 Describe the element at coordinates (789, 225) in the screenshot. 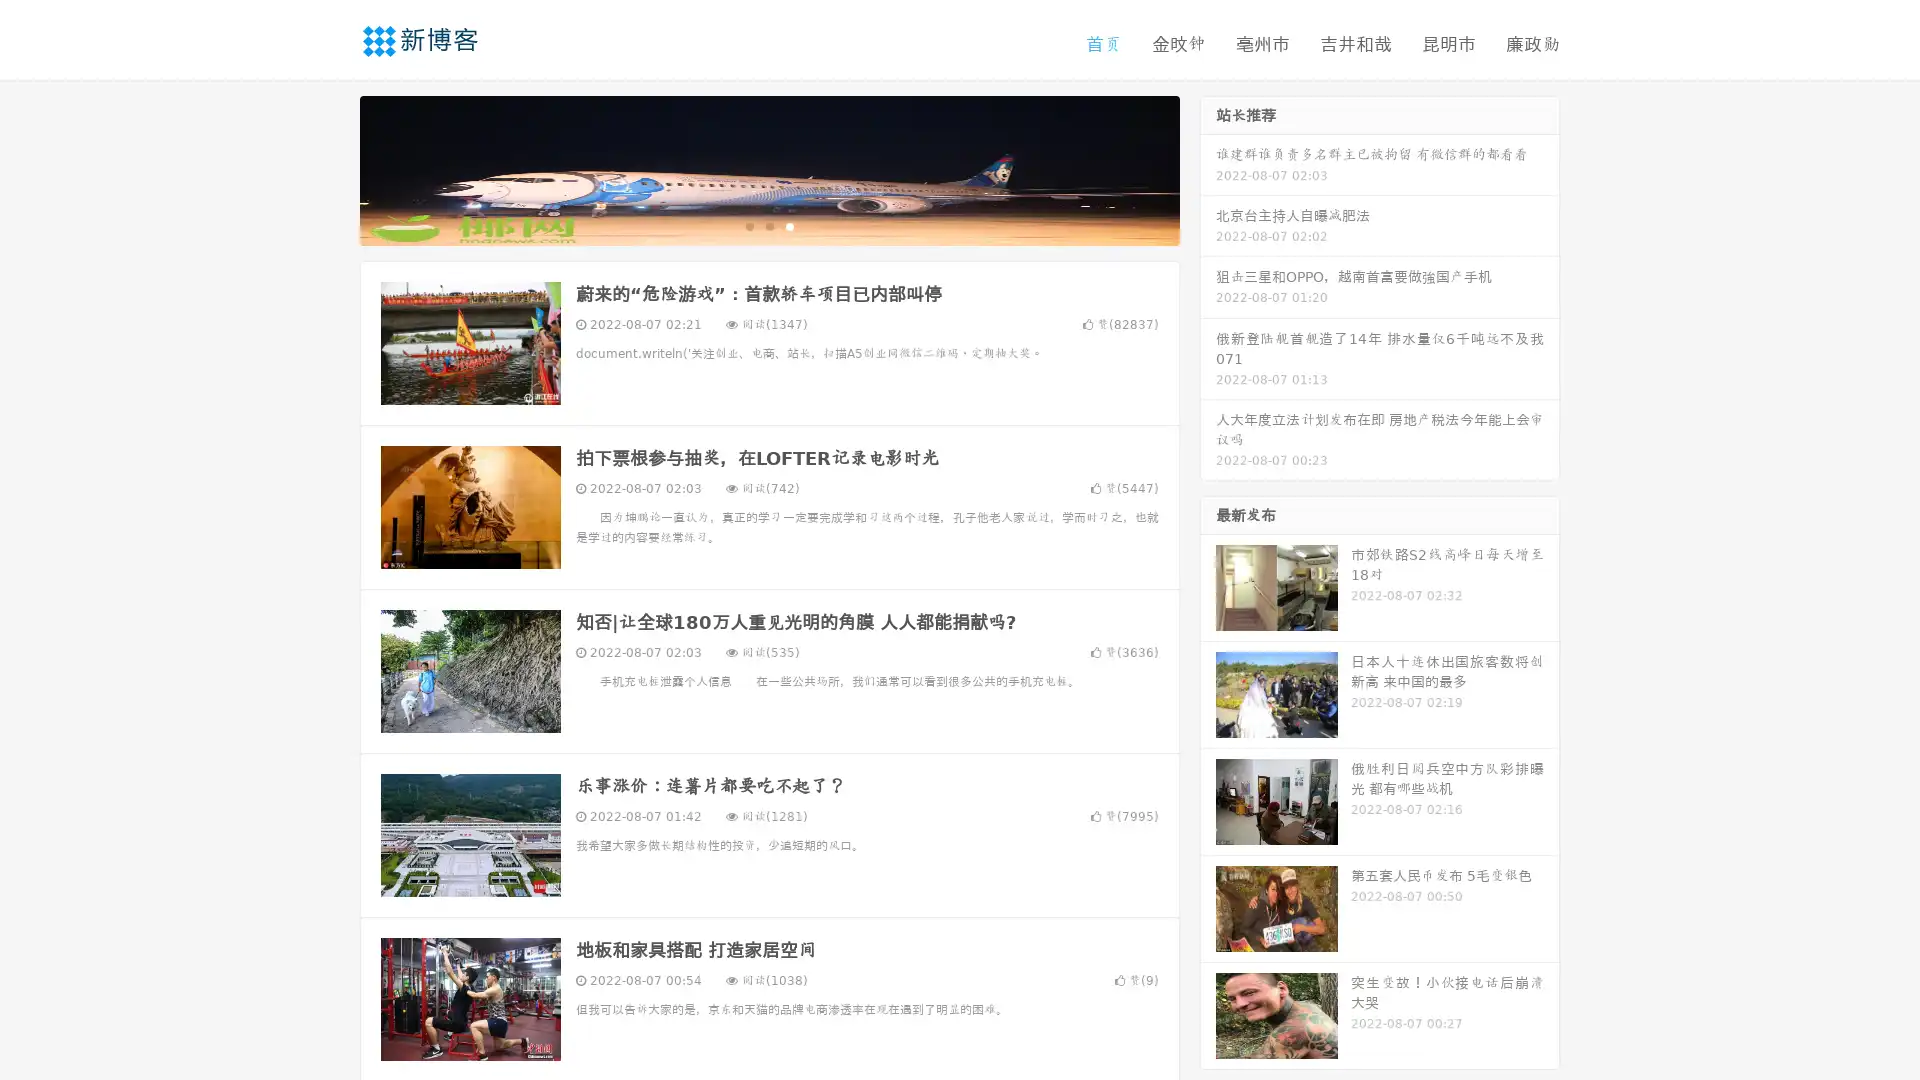

I see `Go to slide 3` at that location.